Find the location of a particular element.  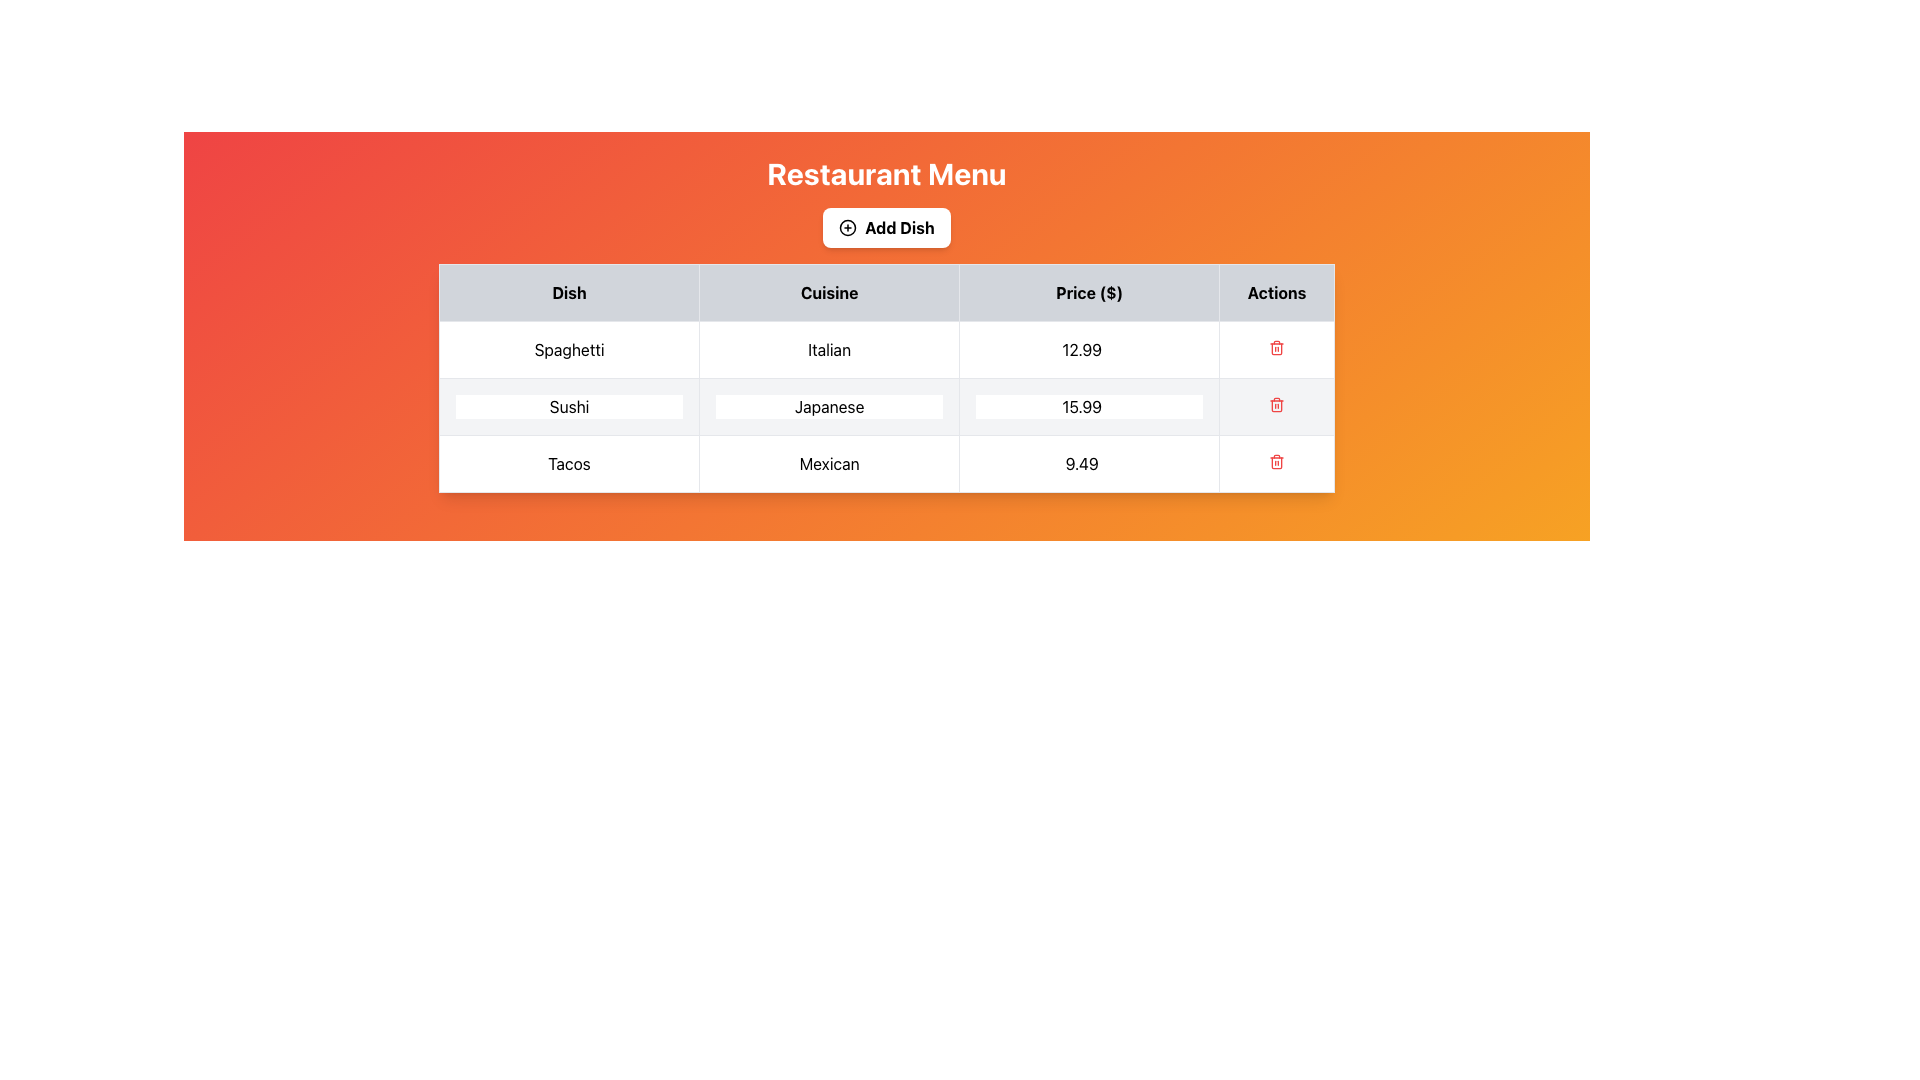

the delete button for the 'Sushi' entry located in the fourth column of the second row of the table is located at coordinates (1276, 406).